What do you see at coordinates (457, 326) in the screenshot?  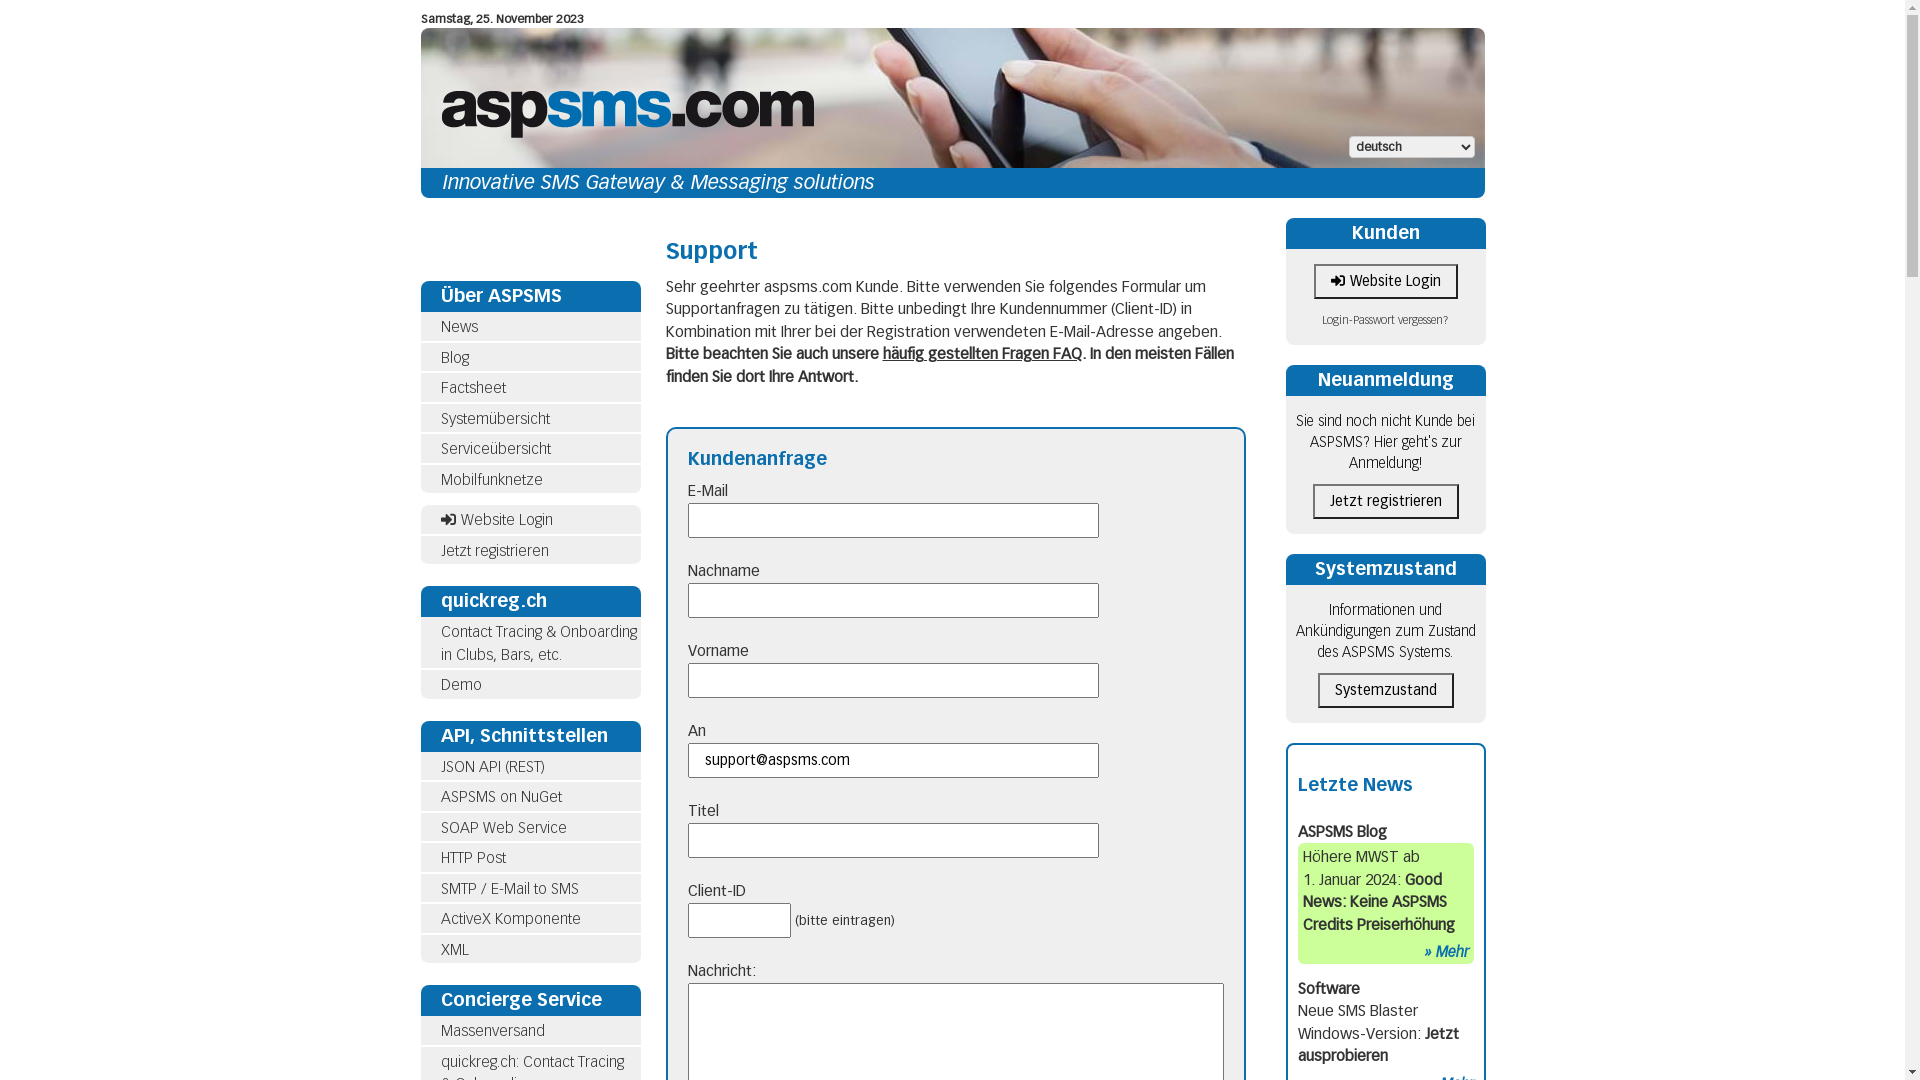 I see `'News'` at bounding box center [457, 326].